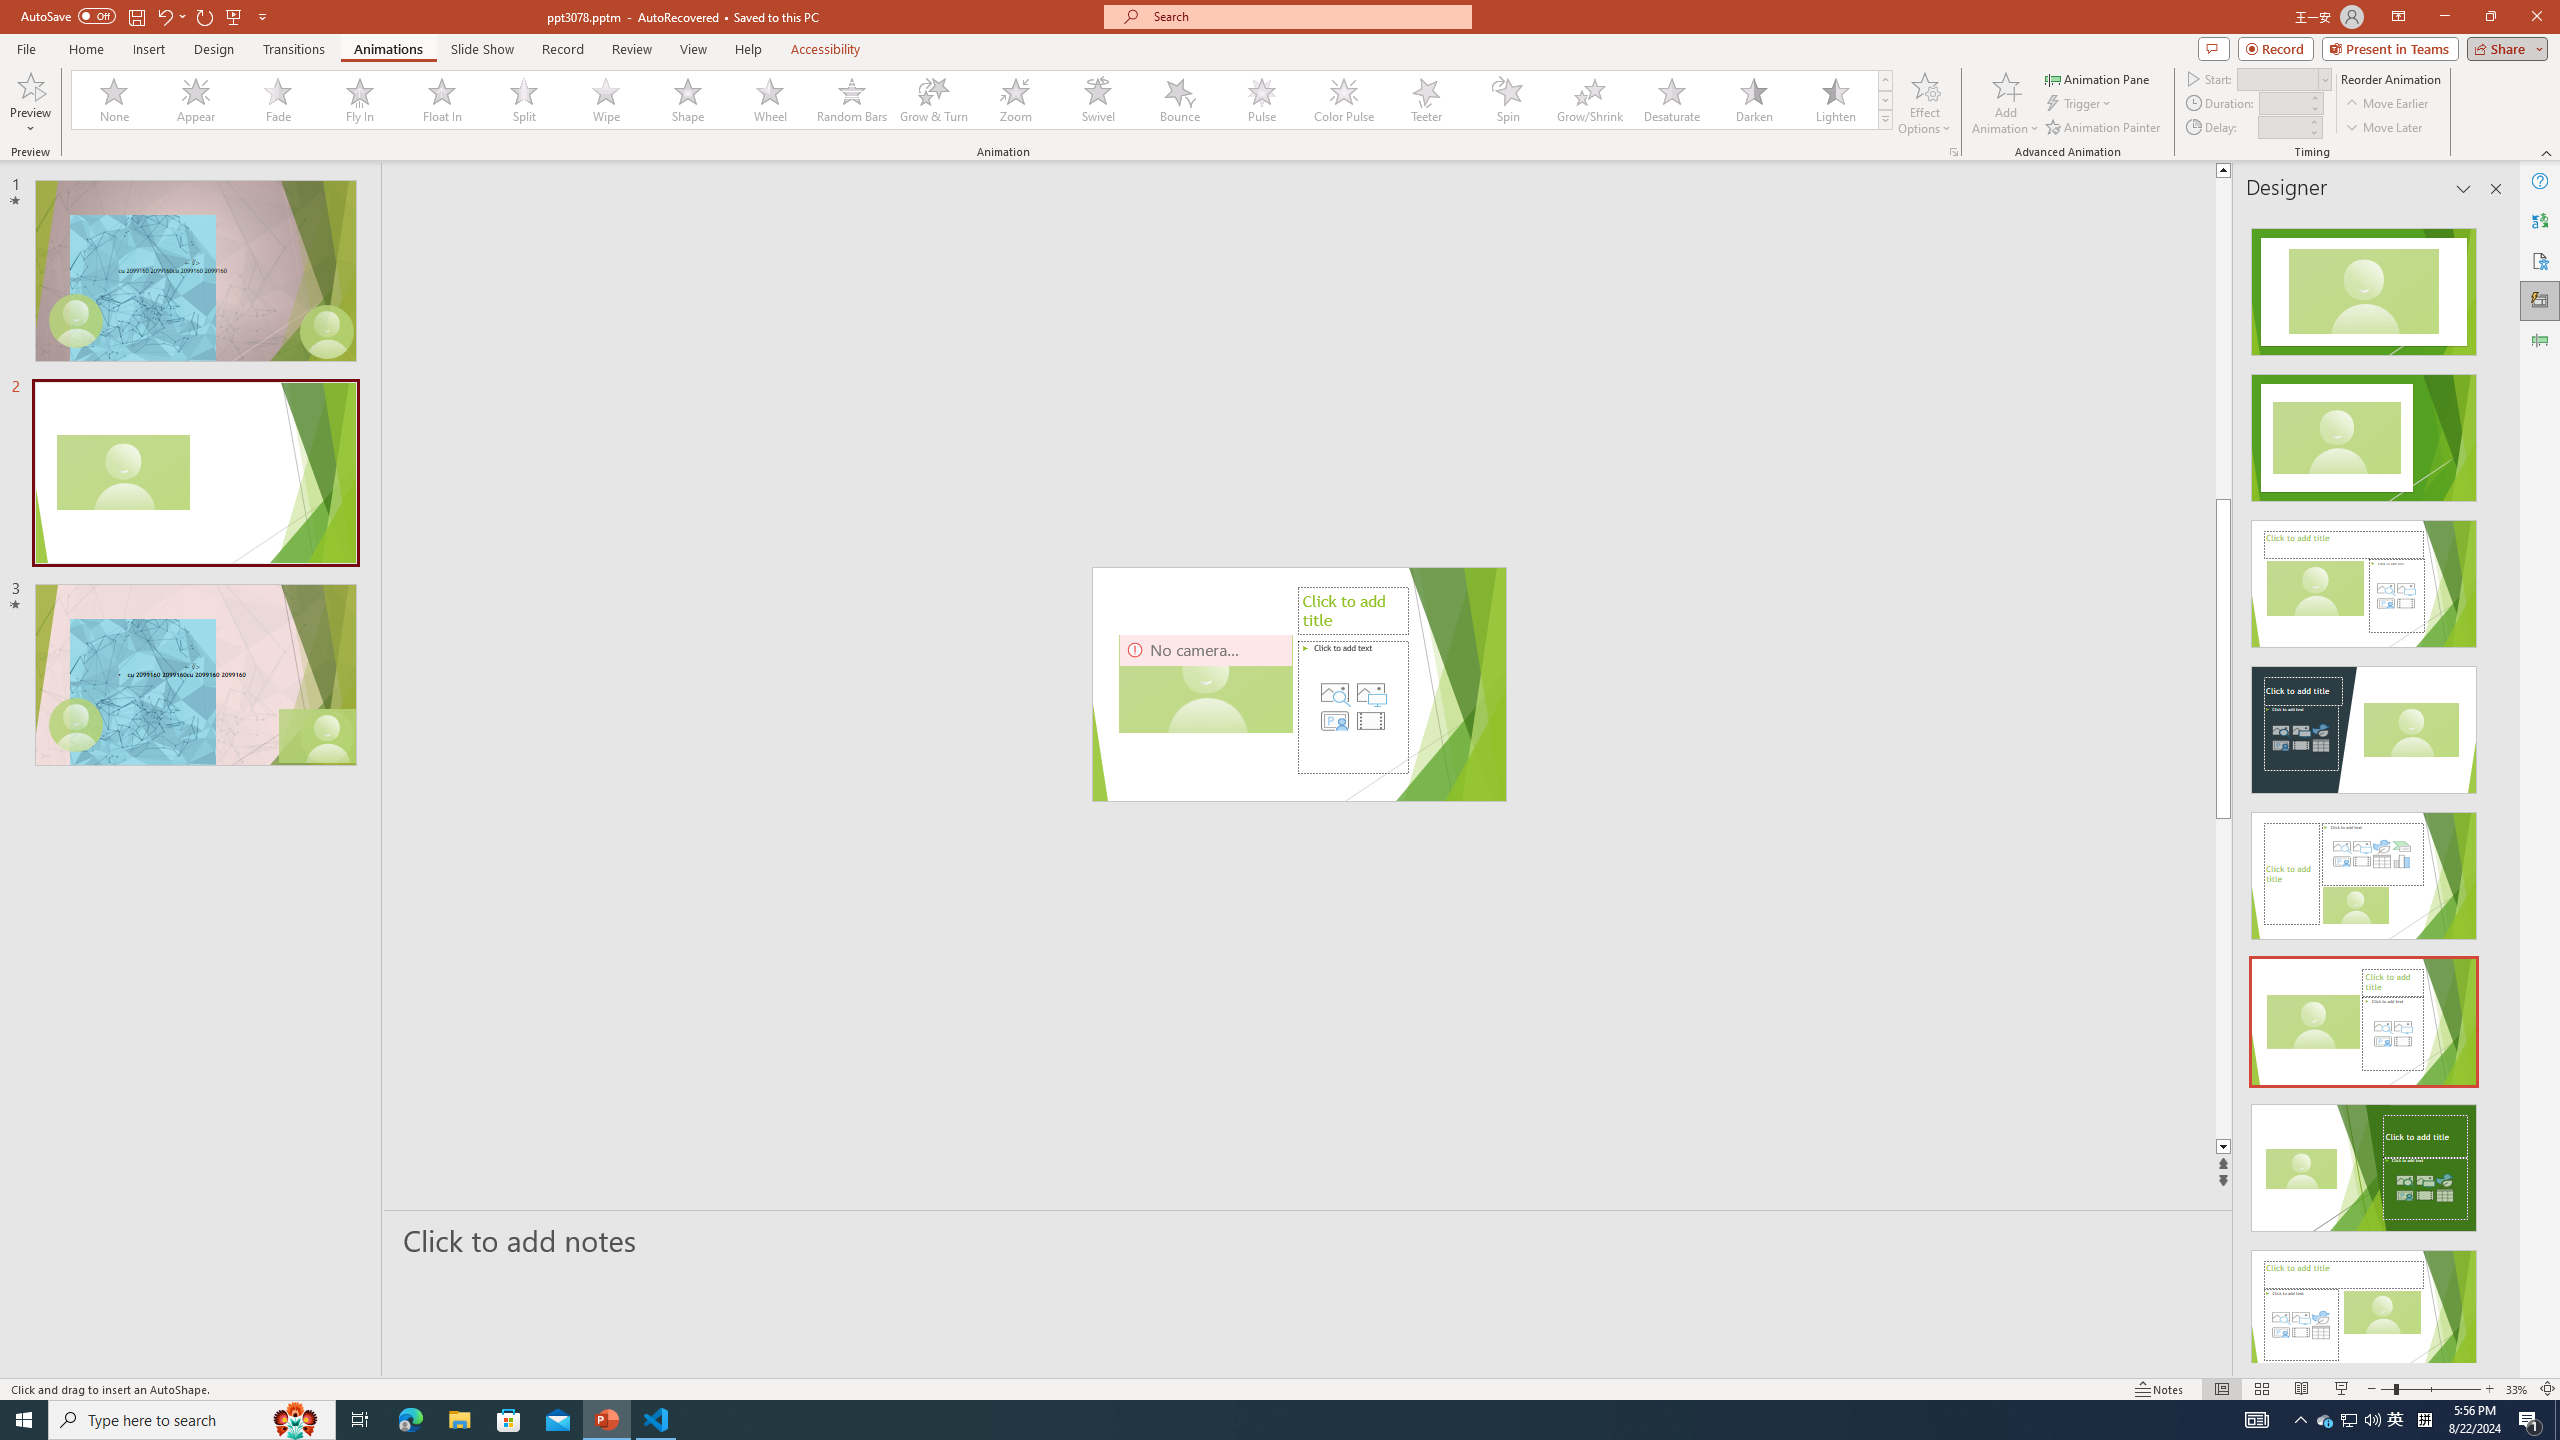 The width and height of the screenshot is (2560, 1440). What do you see at coordinates (2279, 126) in the screenshot?
I see `'Animation Delay'` at bounding box center [2279, 126].